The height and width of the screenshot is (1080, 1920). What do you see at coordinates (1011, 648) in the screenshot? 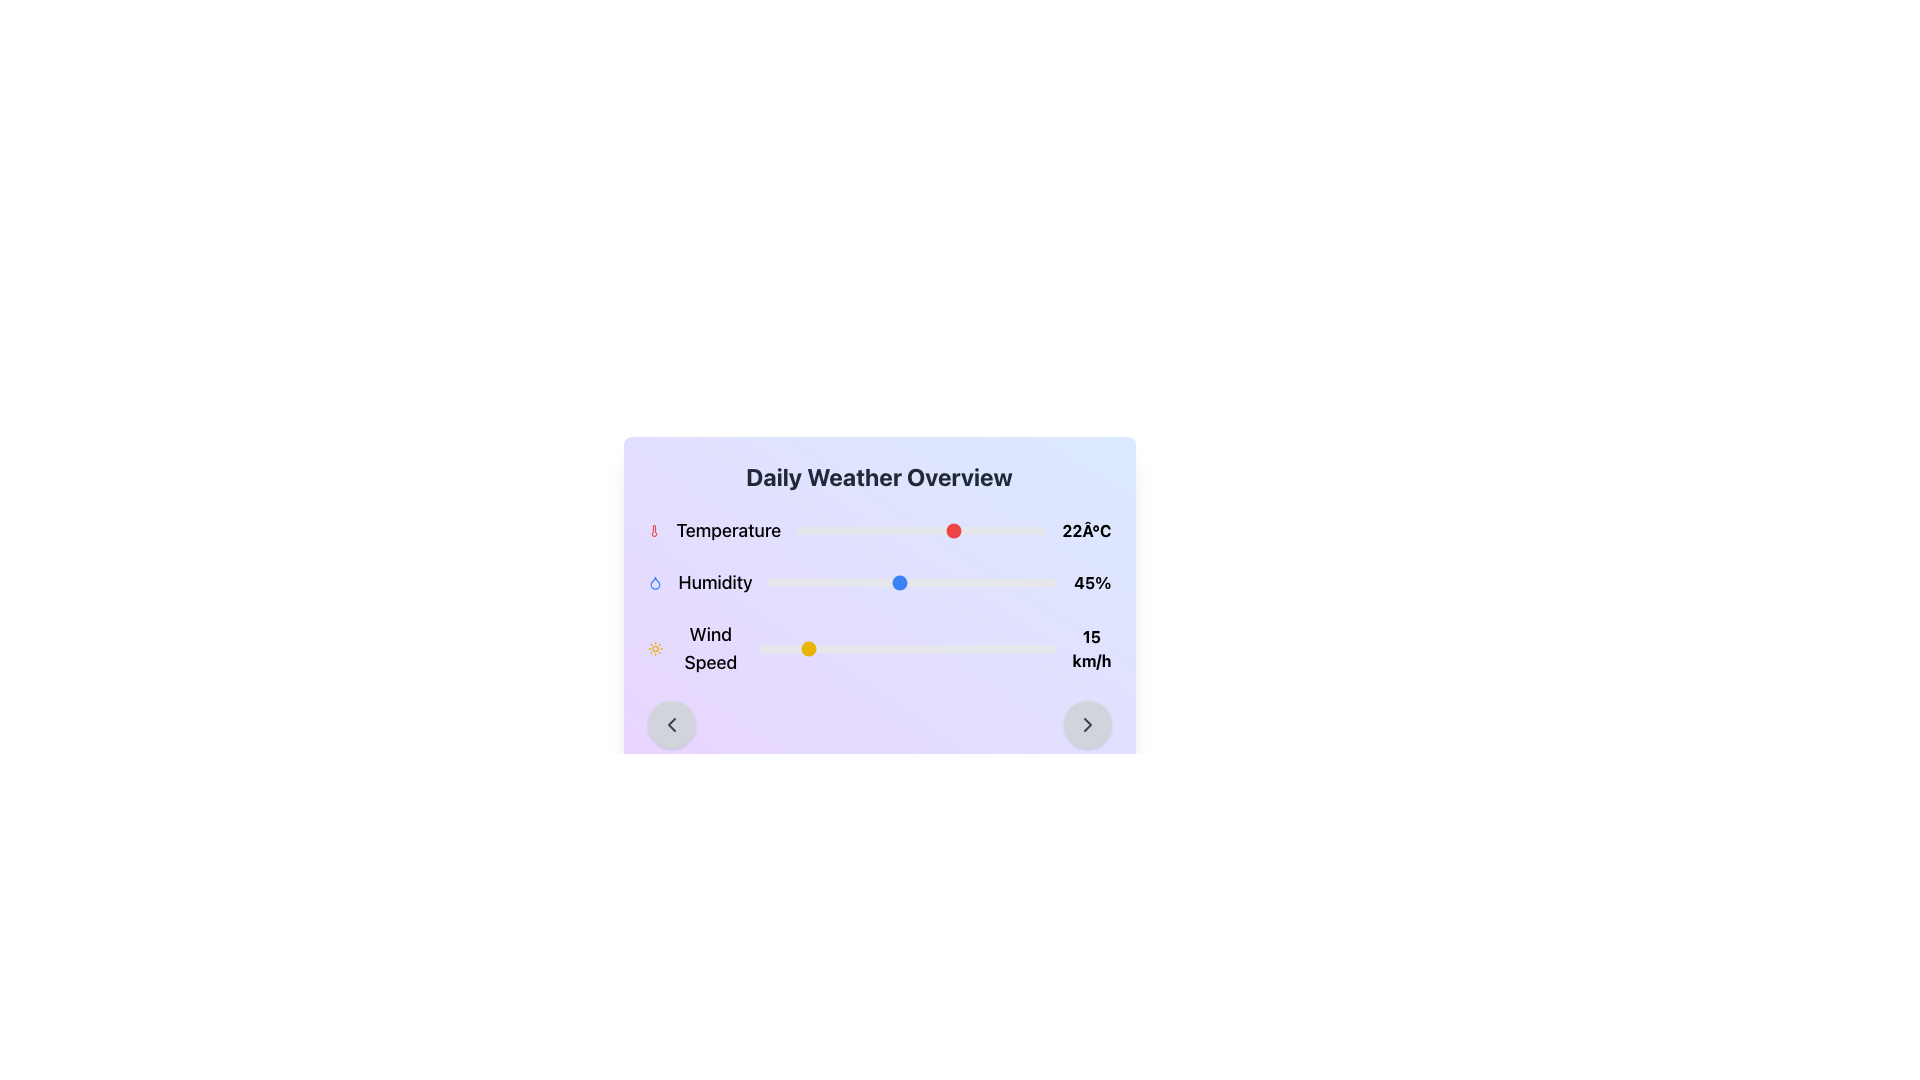
I see `the wind speed` at bounding box center [1011, 648].